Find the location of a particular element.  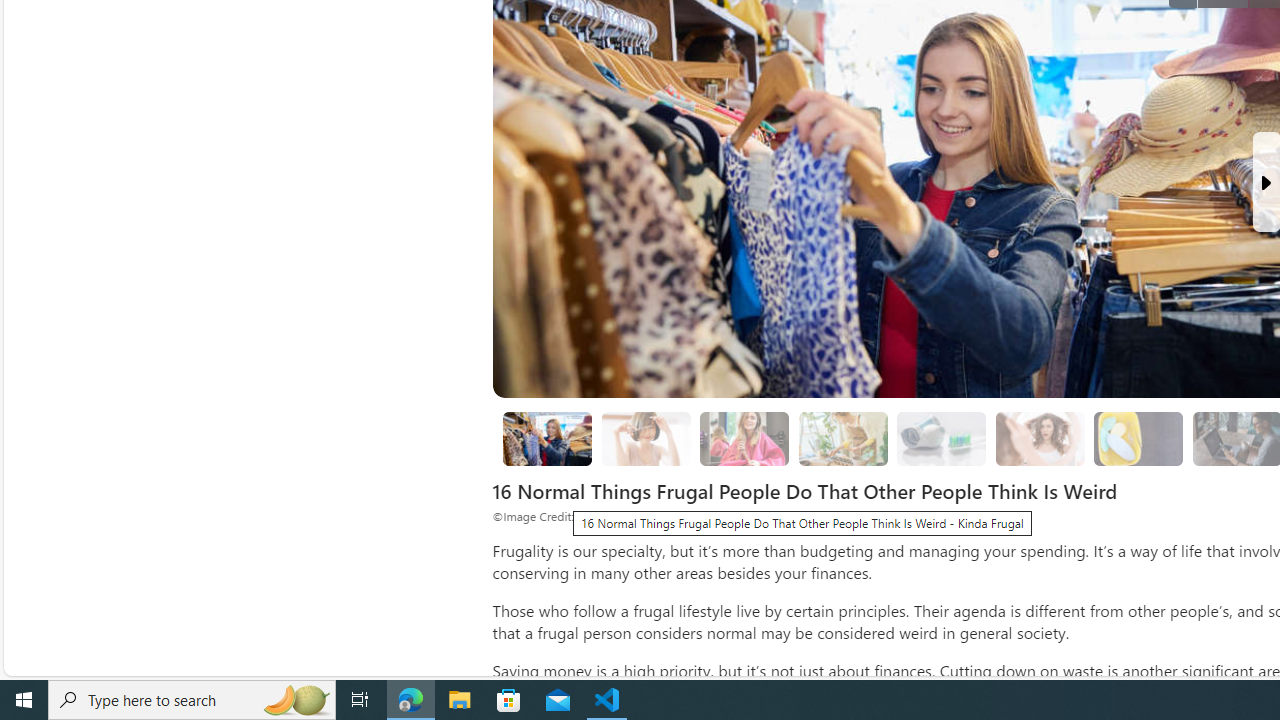

'1. Cutting Hair' is located at coordinates (646, 437).